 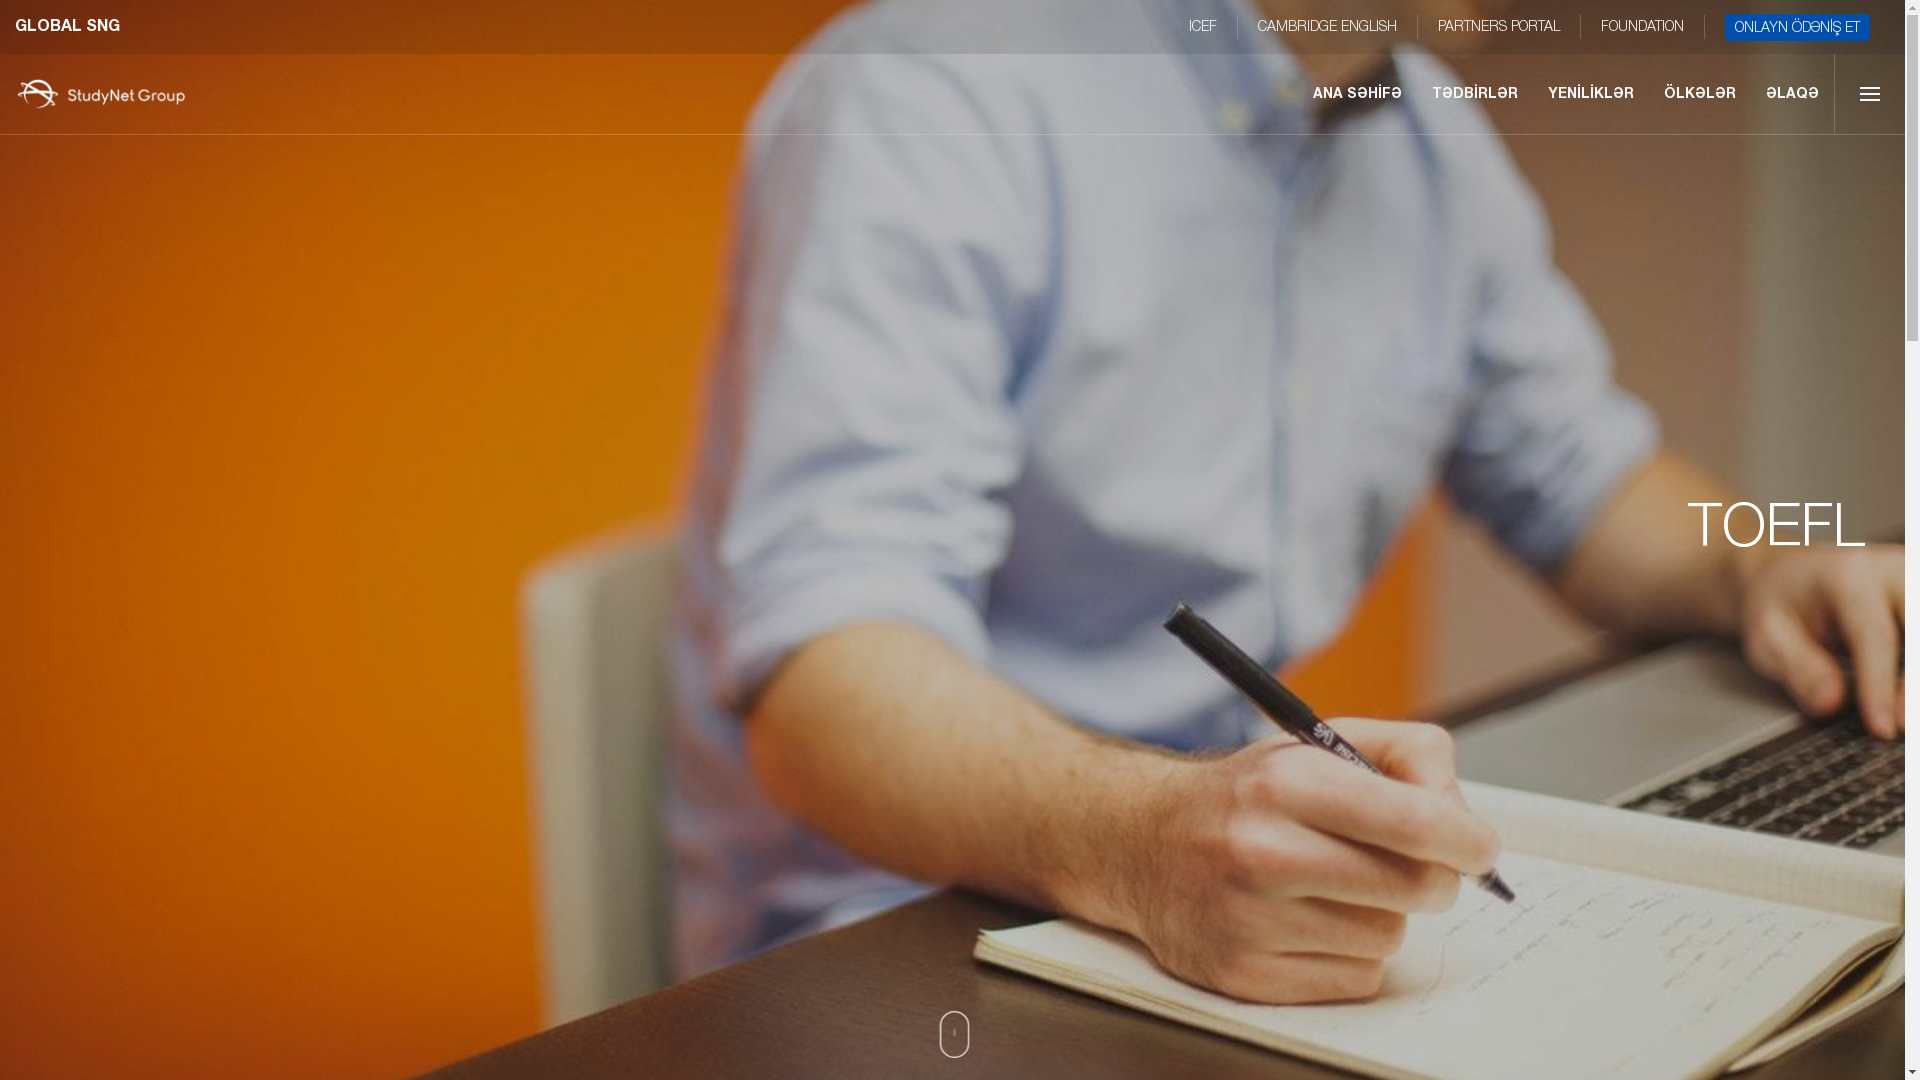 What do you see at coordinates (1498, 26) in the screenshot?
I see `'PARTNERS PORTAL'` at bounding box center [1498, 26].